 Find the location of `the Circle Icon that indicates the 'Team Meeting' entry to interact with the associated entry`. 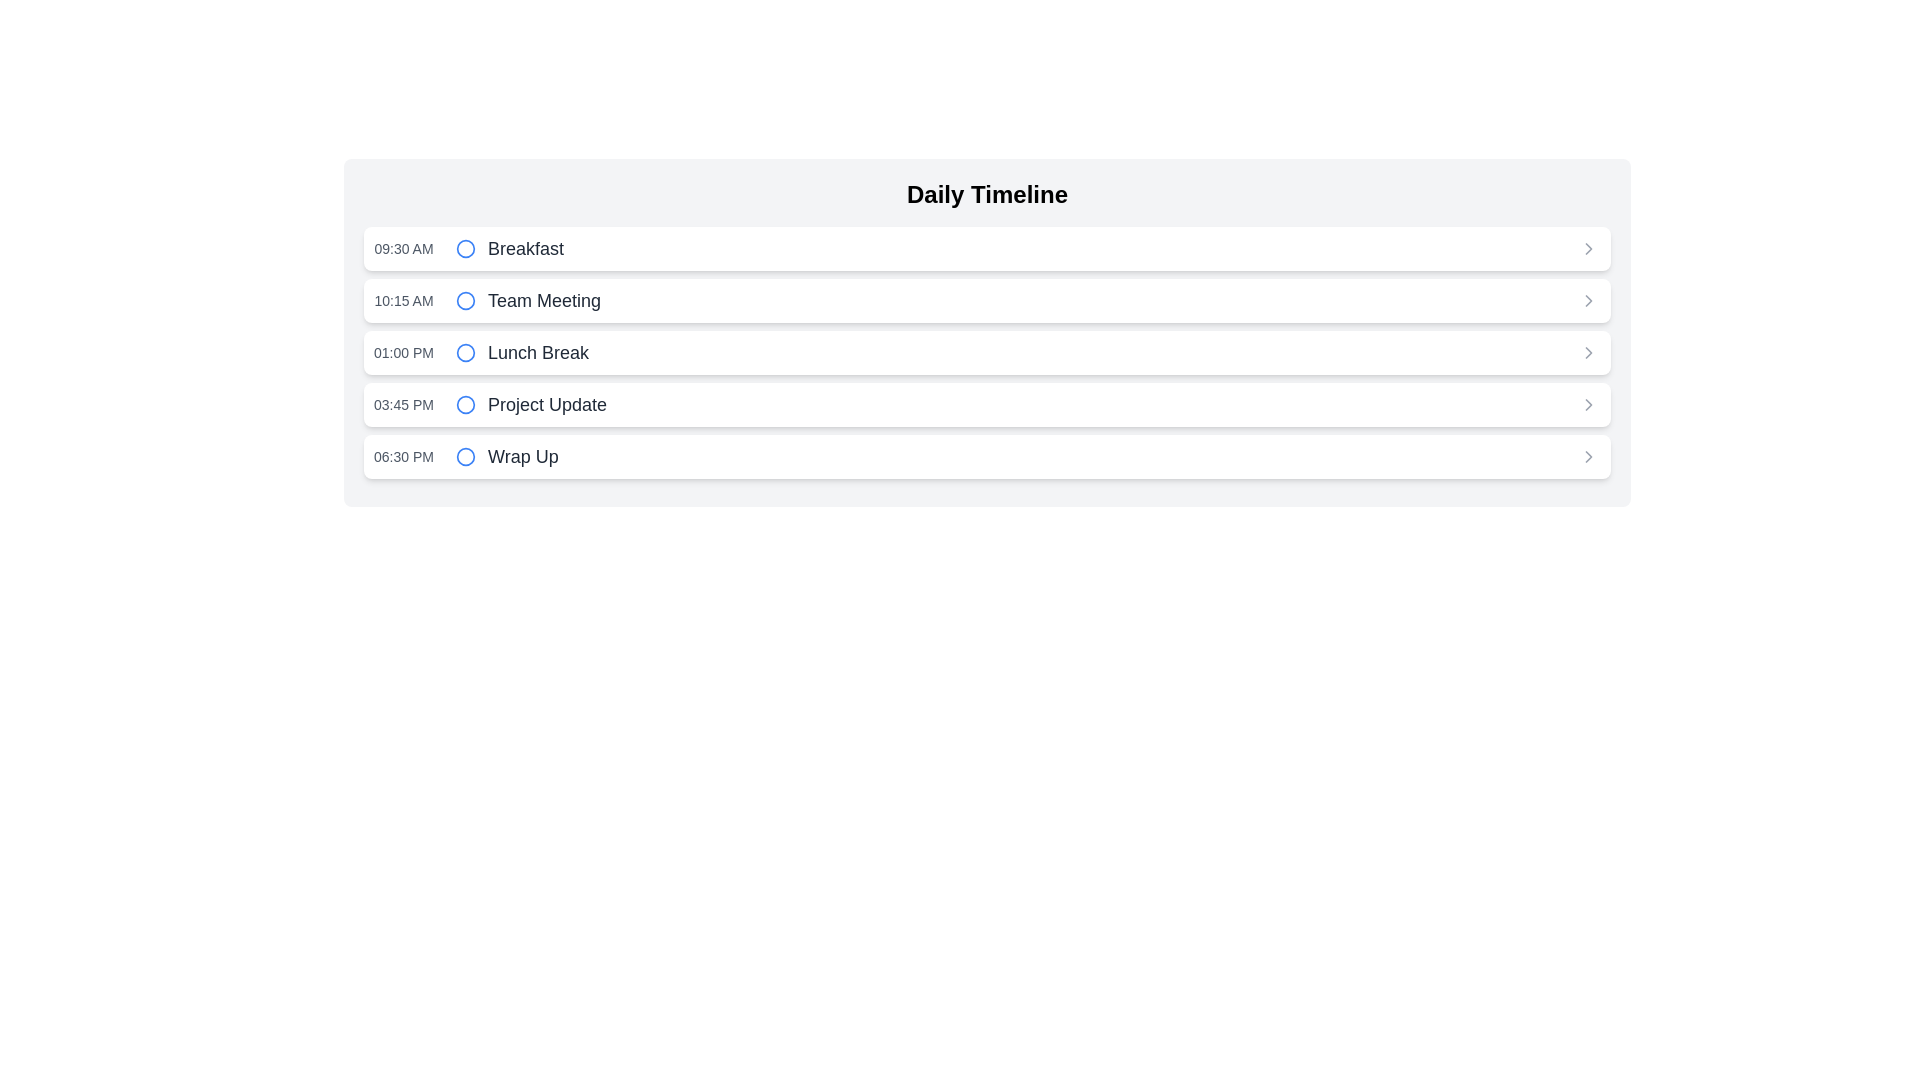

the Circle Icon that indicates the 'Team Meeting' entry to interact with the associated entry is located at coordinates (464, 300).